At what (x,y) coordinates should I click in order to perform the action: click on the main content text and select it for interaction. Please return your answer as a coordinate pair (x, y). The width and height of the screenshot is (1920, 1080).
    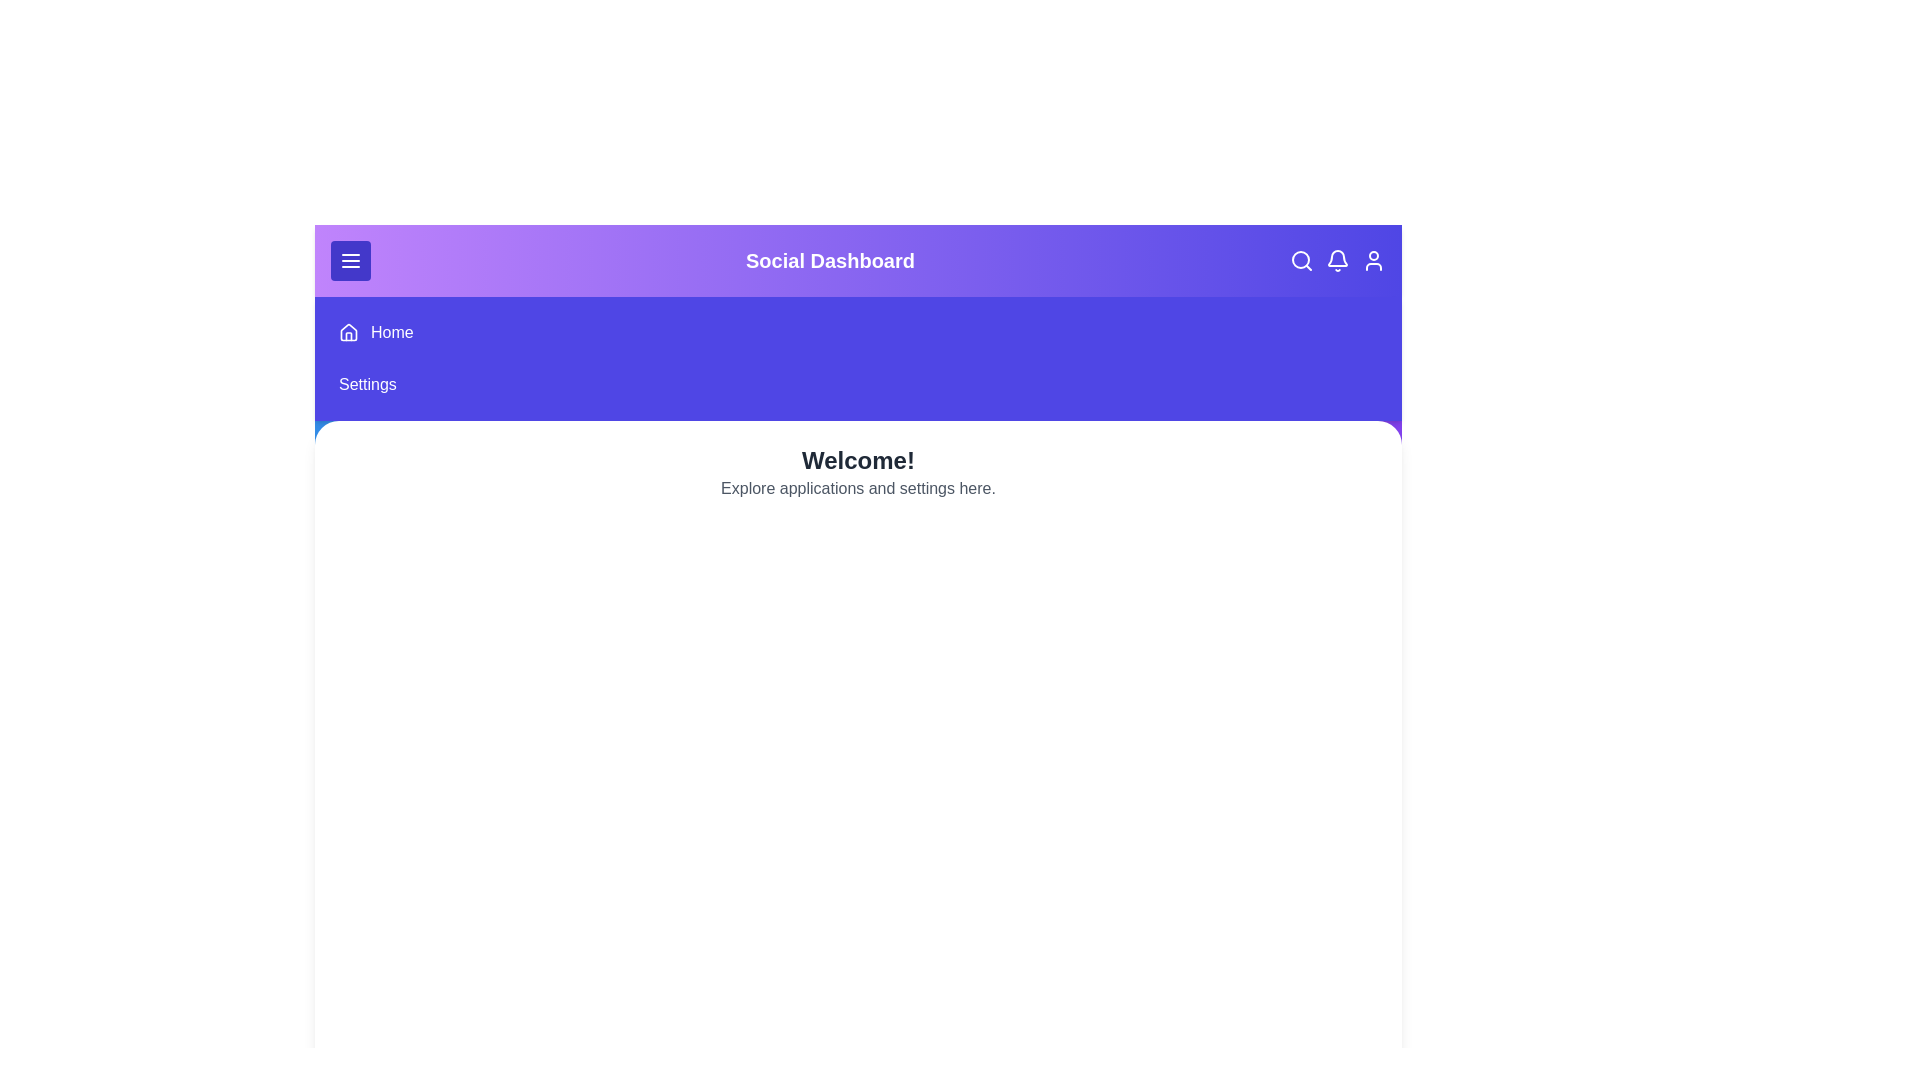
    Looking at the image, I should click on (858, 461).